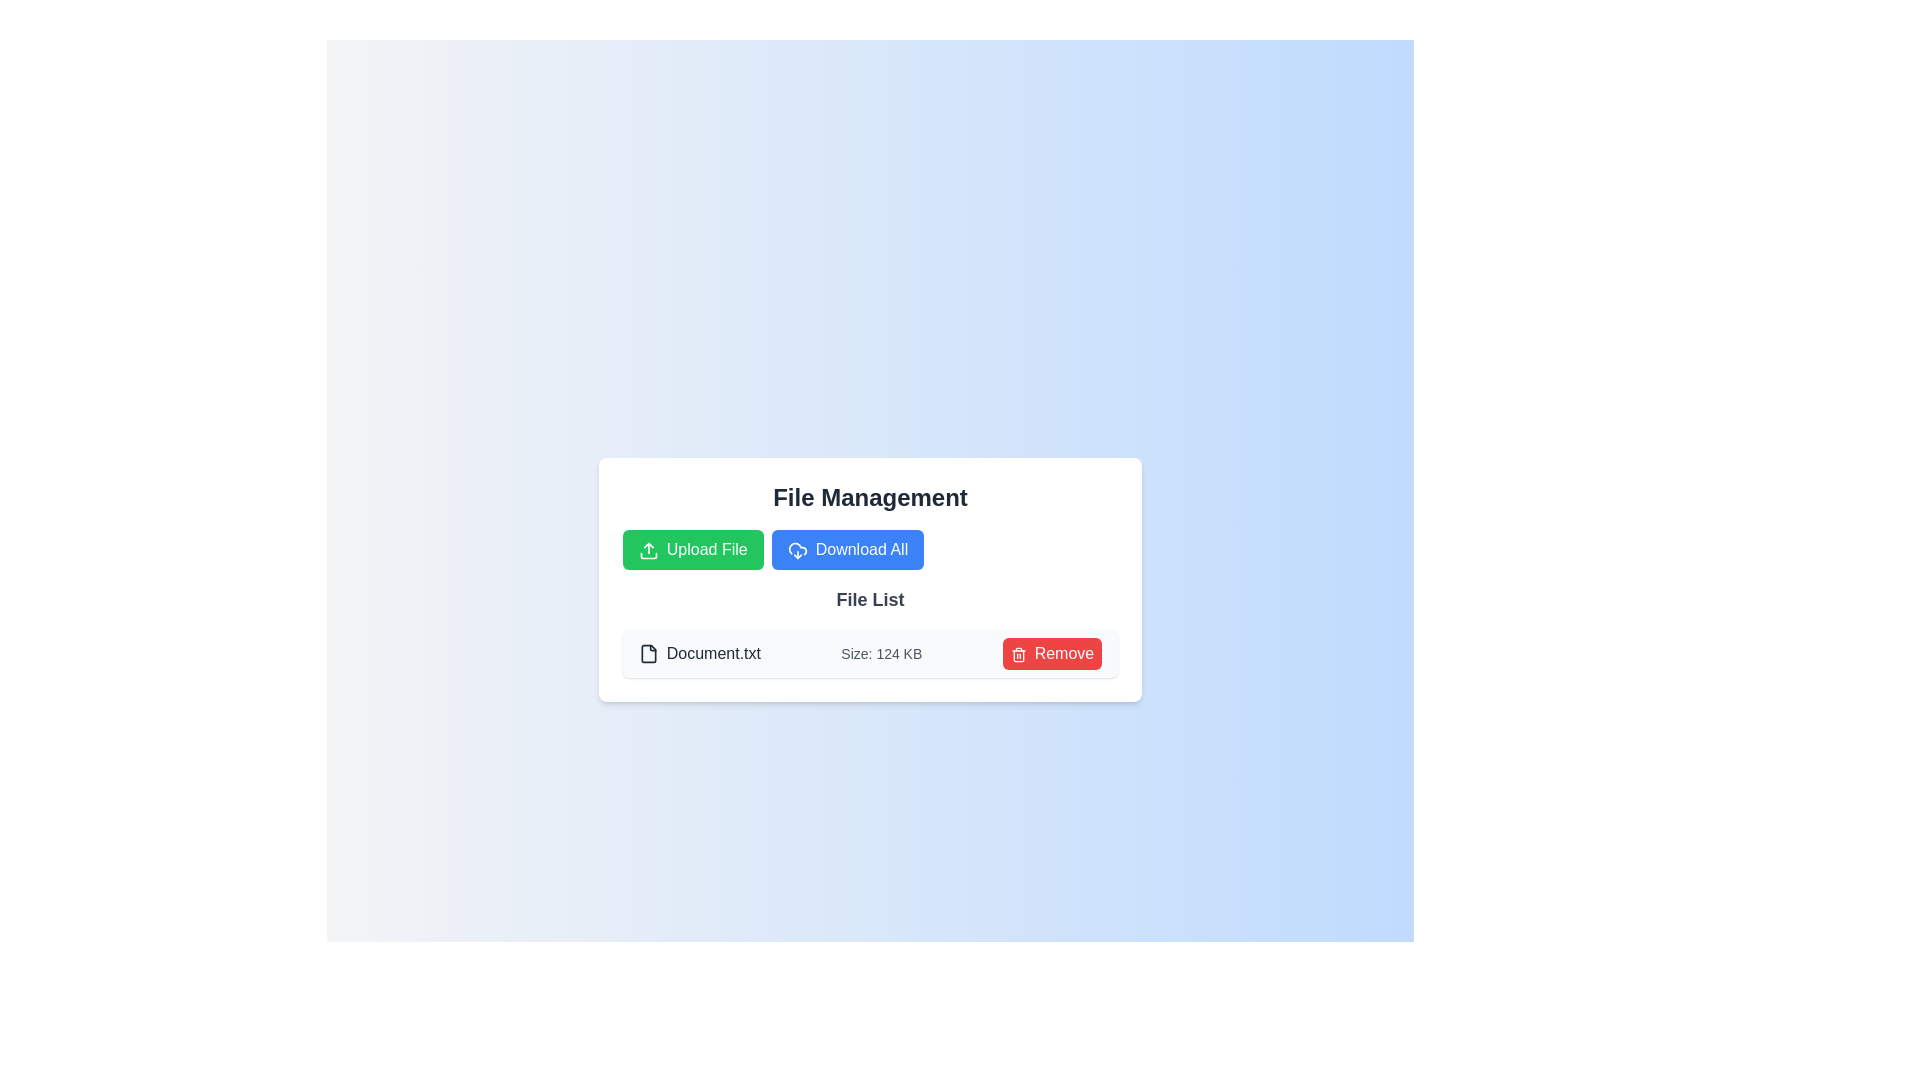  I want to click on the red 'Remove' button with a trash bin icon, so click(1051, 654).